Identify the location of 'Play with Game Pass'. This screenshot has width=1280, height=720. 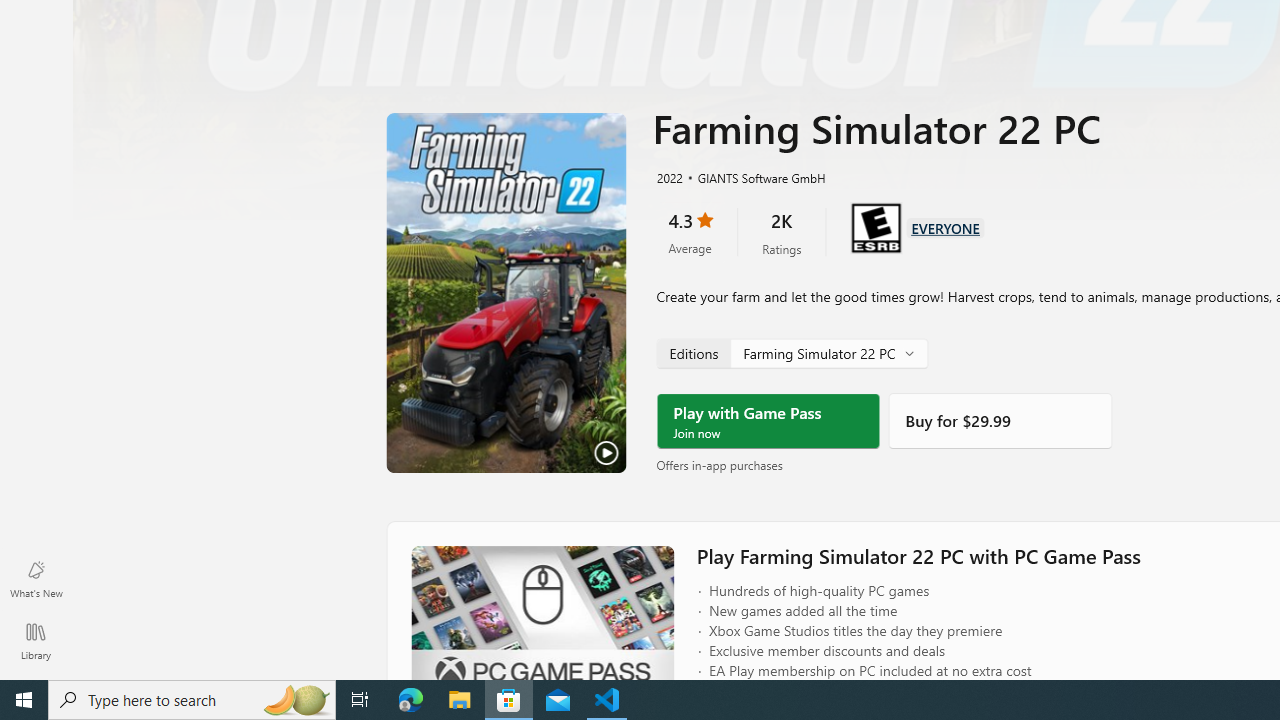
(767, 420).